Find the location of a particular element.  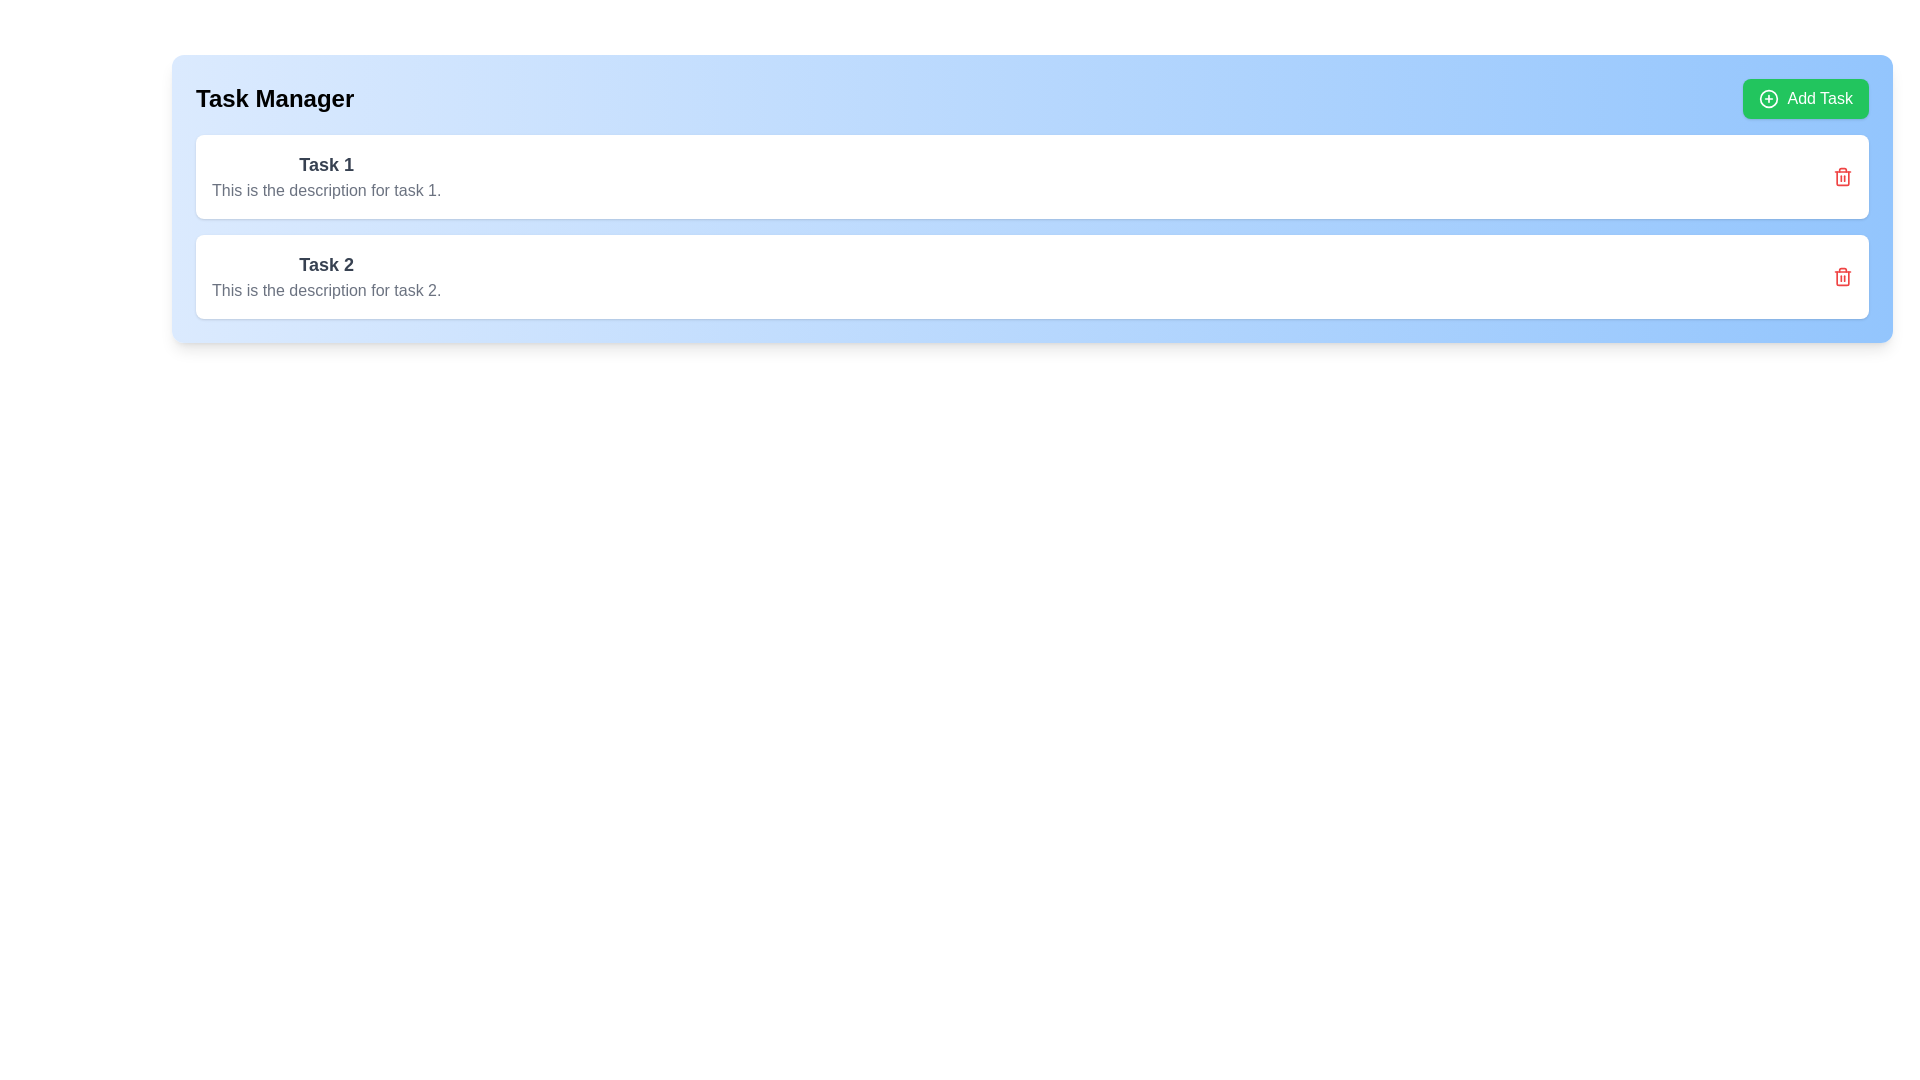

the Task Display Card titled 'Task 2', which features a bold title and a descriptive subtitle, located in the Task Manager interface is located at coordinates (326, 277).